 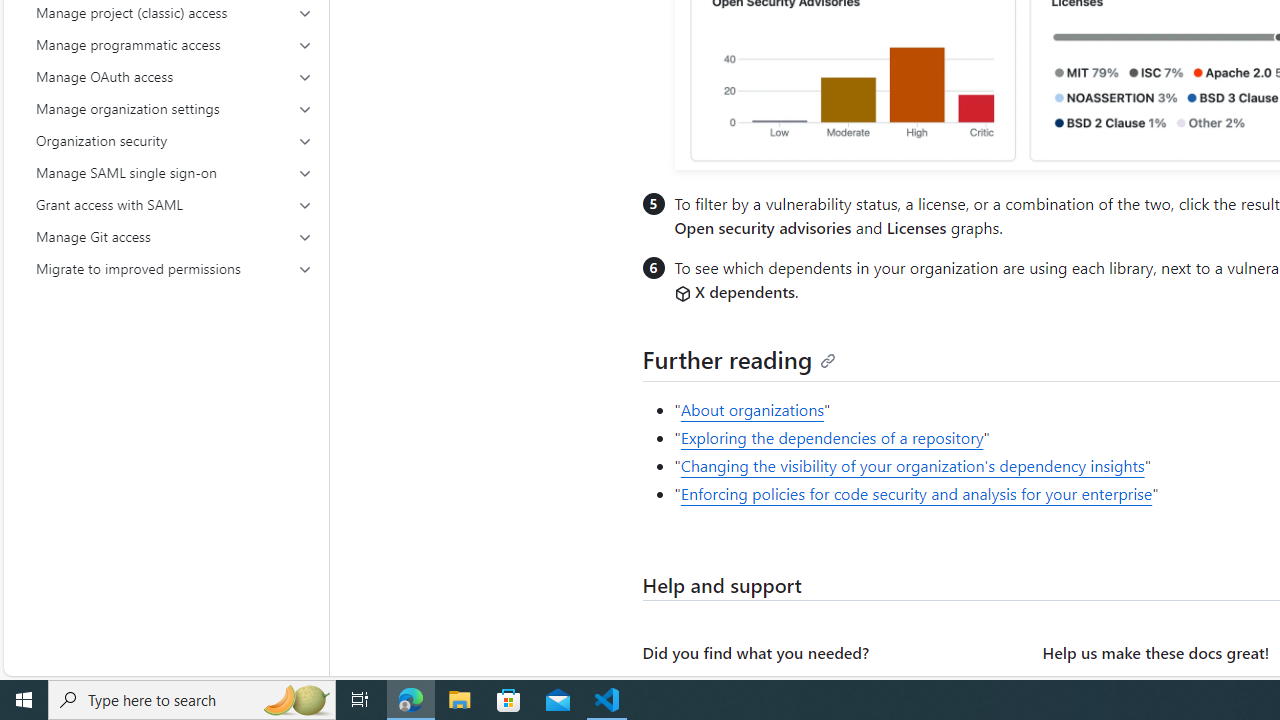 I want to click on 'Manage SAML single sign-on', so click(x=174, y=171).